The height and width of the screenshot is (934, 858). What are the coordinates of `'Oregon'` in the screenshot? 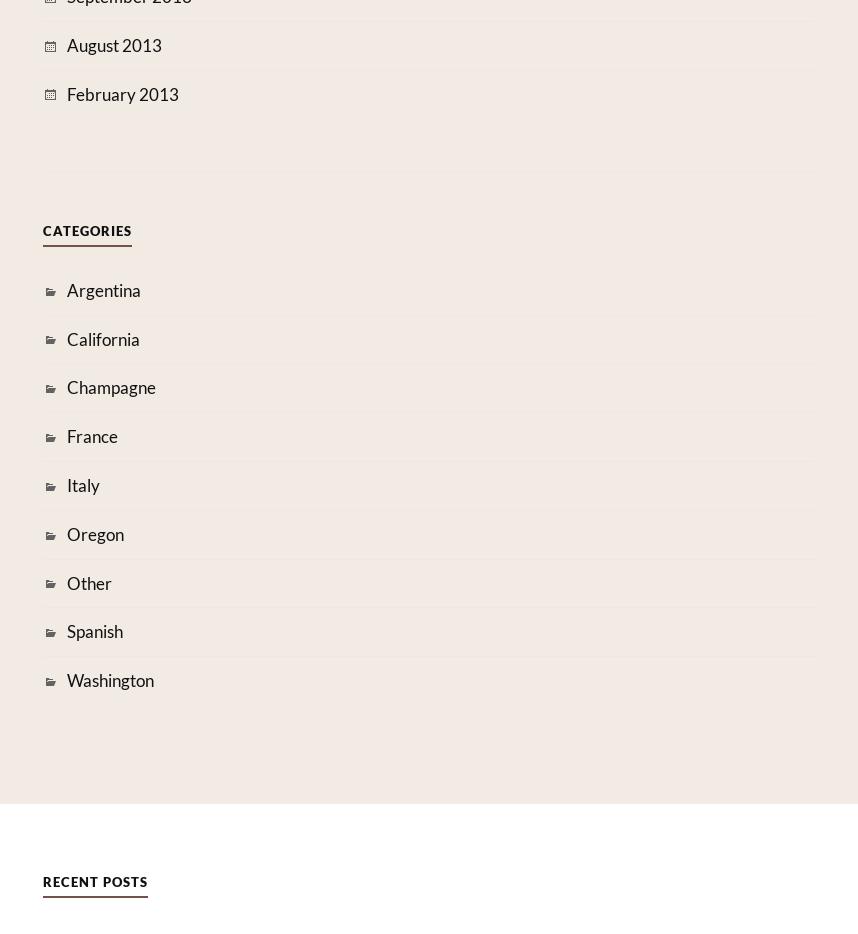 It's located at (94, 533).